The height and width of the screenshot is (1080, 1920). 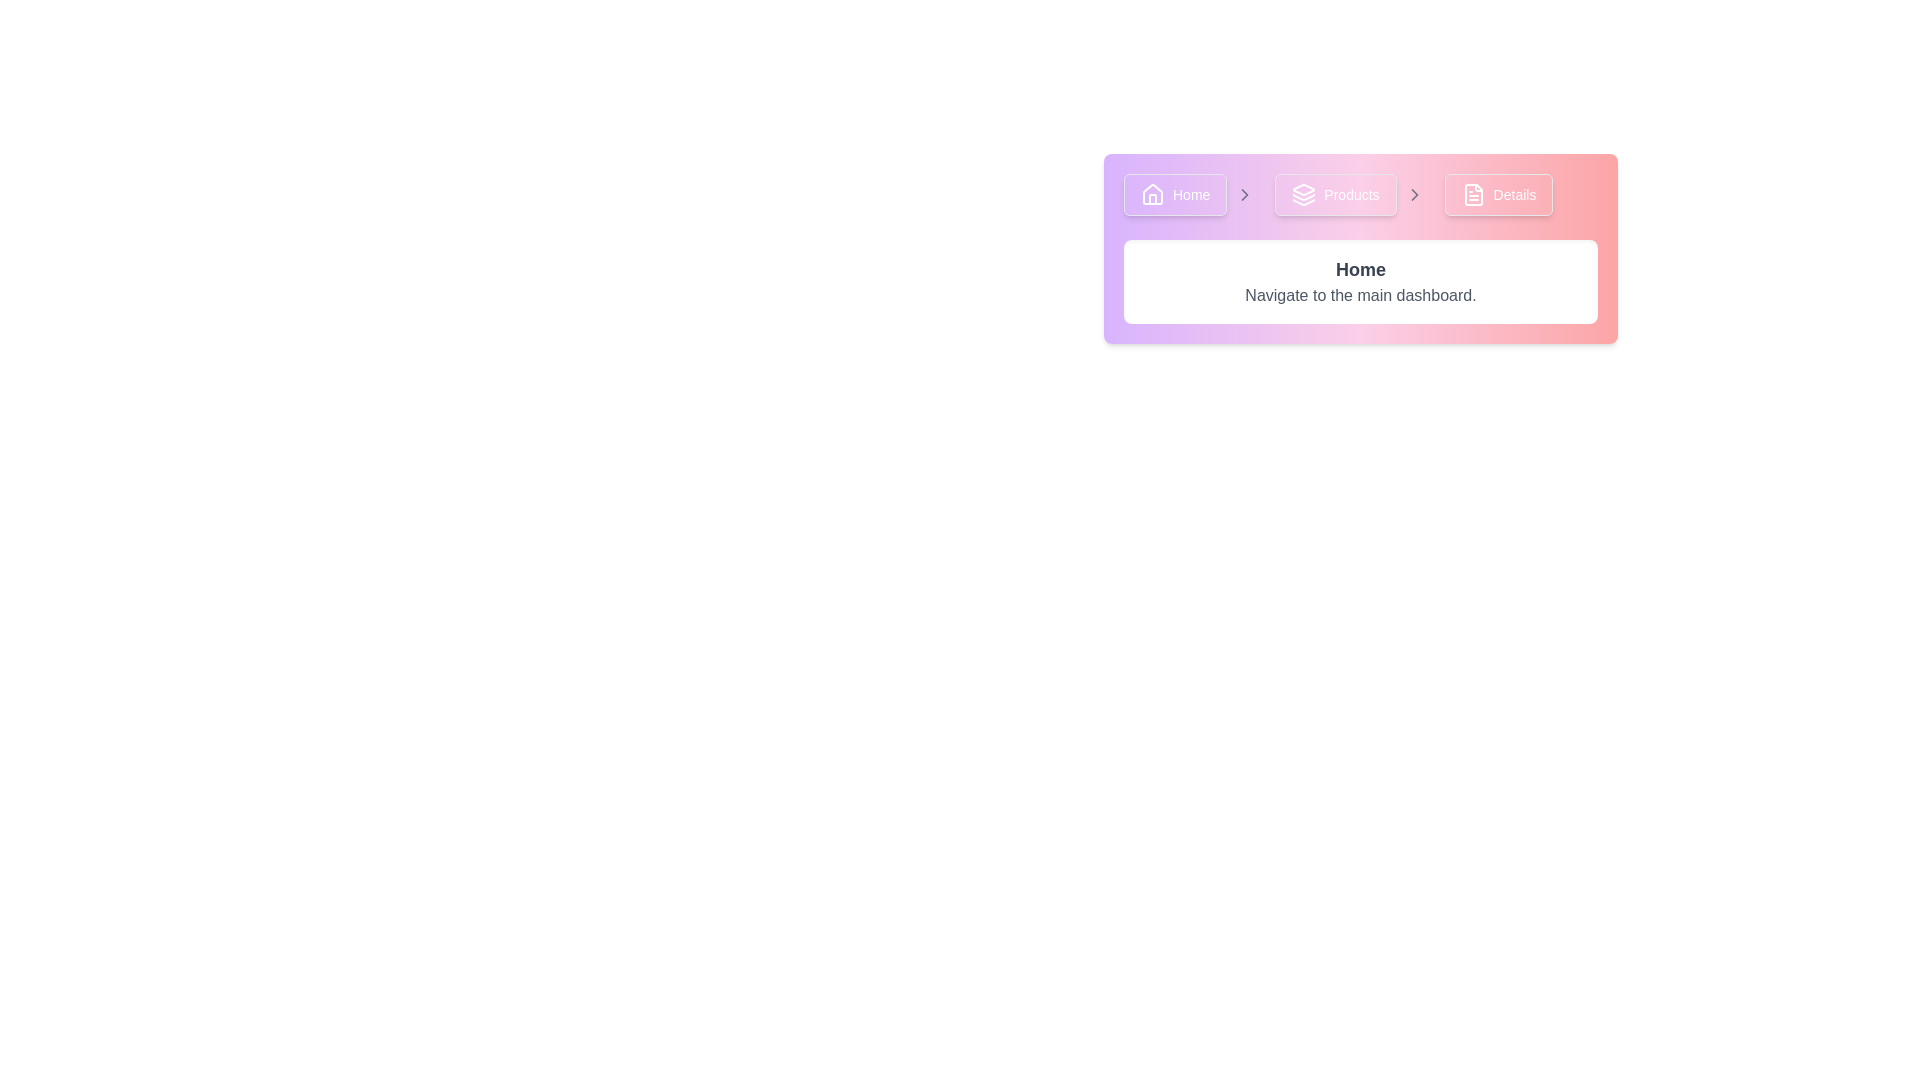 I want to click on the third button in the breadcrumb navigation bar, so click(x=1498, y=195).